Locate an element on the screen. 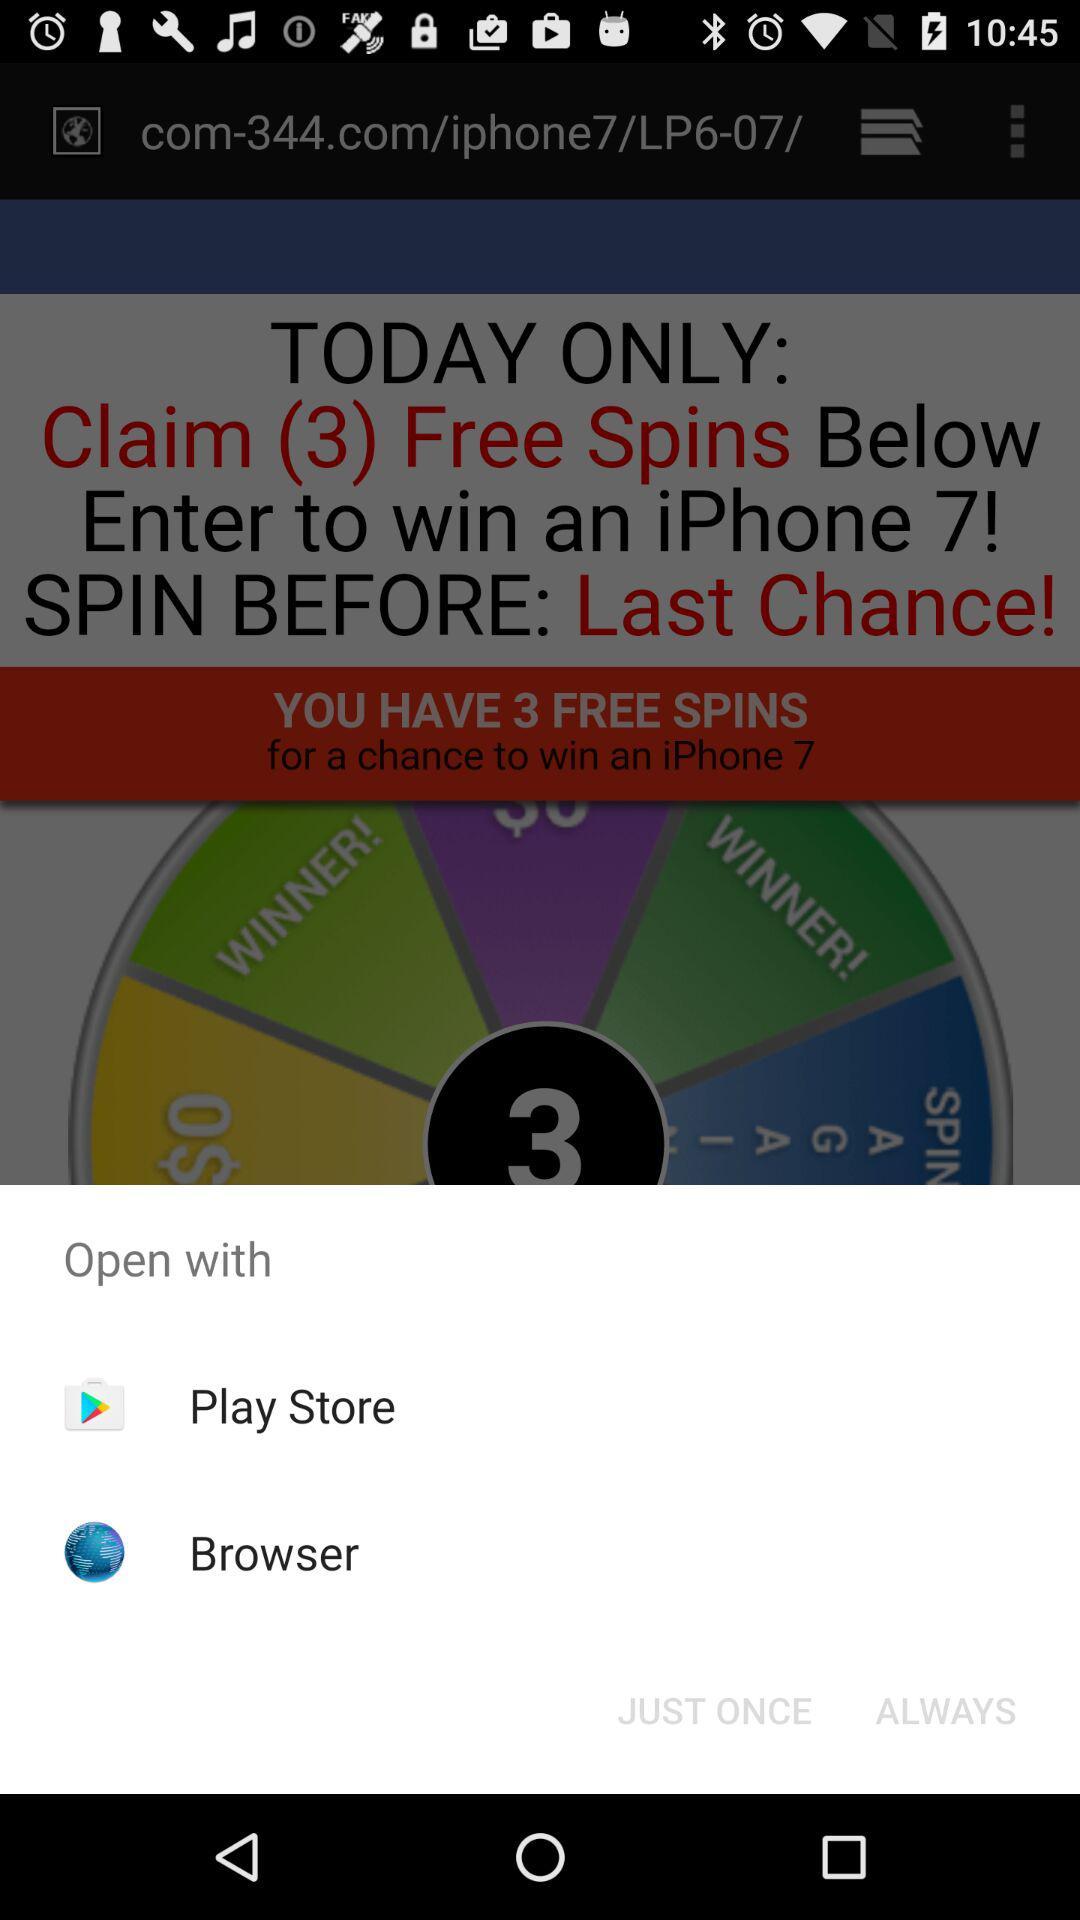 This screenshot has width=1080, height=1920. icon below open with item is located at coordinates (713, 1708).